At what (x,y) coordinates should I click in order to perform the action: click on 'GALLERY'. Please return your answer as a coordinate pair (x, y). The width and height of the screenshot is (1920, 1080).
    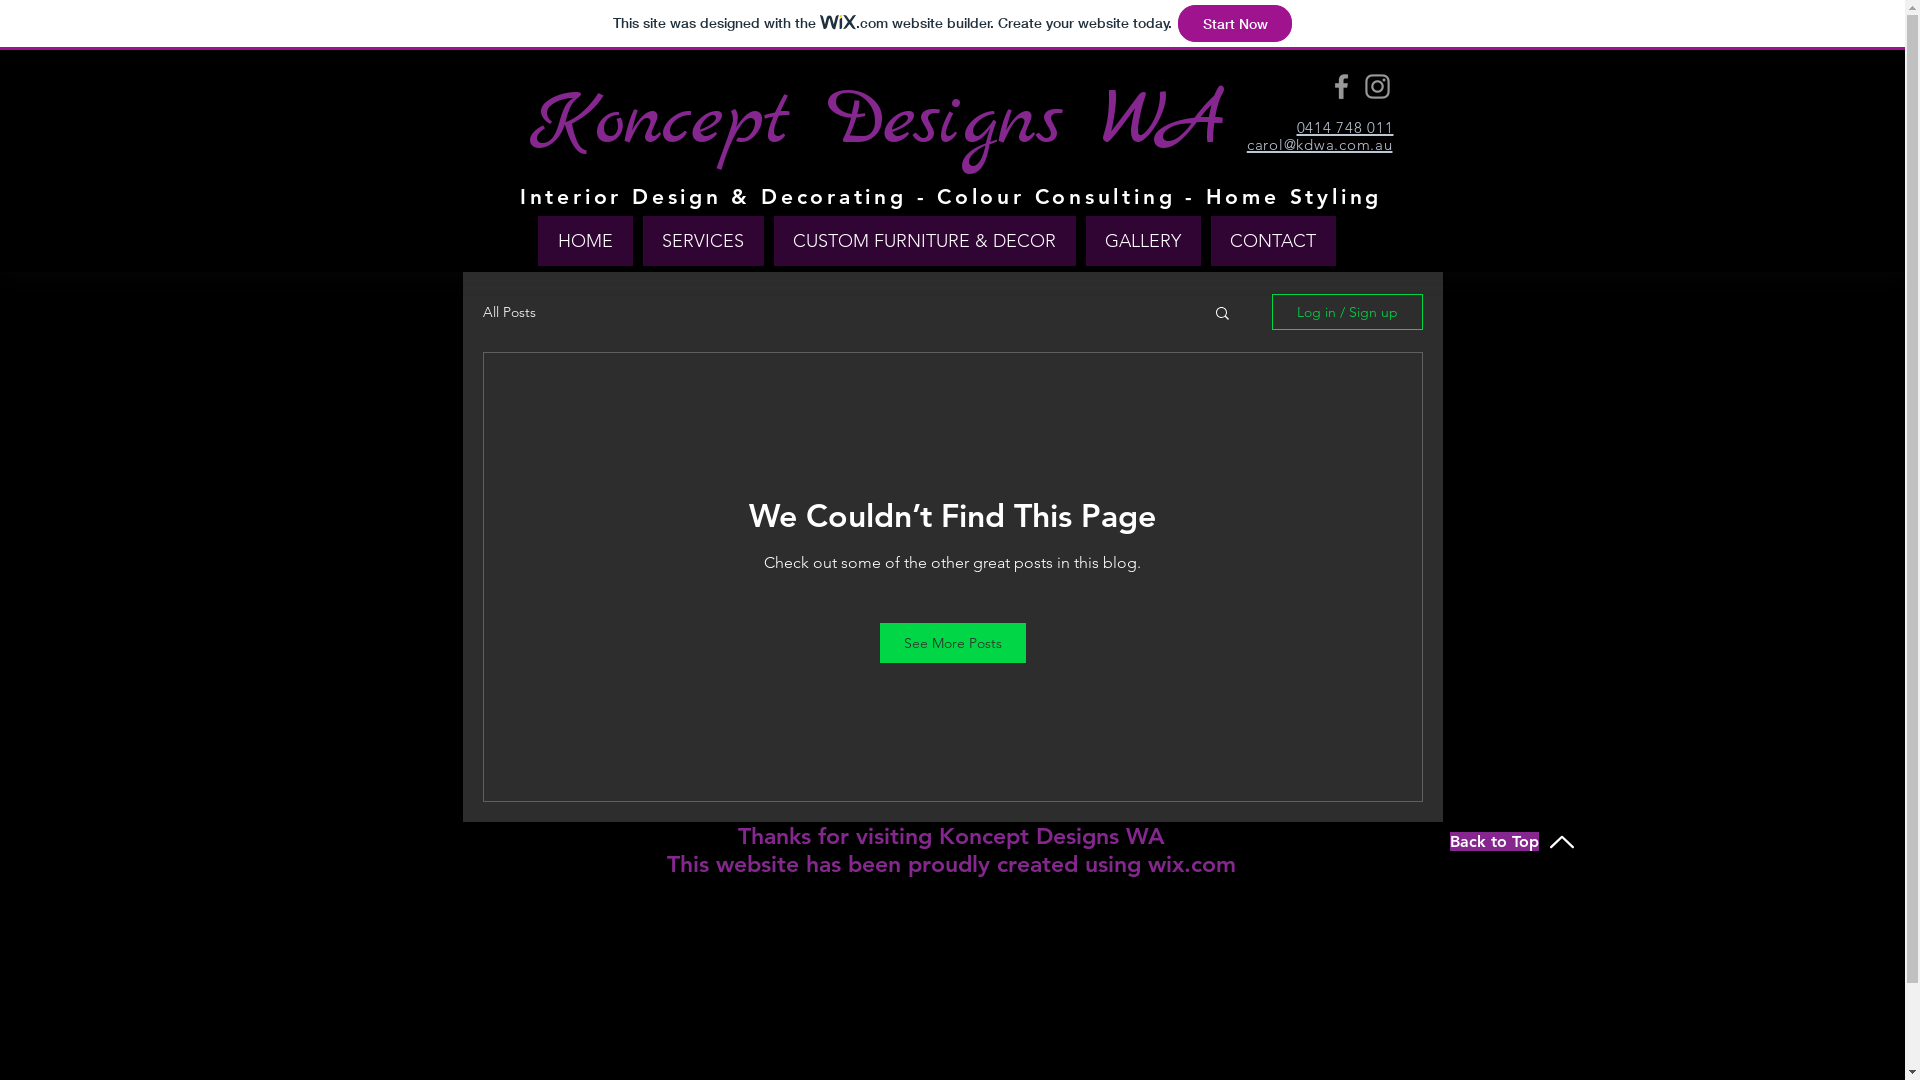
    Looking at the image, I should click on (1143, 239).